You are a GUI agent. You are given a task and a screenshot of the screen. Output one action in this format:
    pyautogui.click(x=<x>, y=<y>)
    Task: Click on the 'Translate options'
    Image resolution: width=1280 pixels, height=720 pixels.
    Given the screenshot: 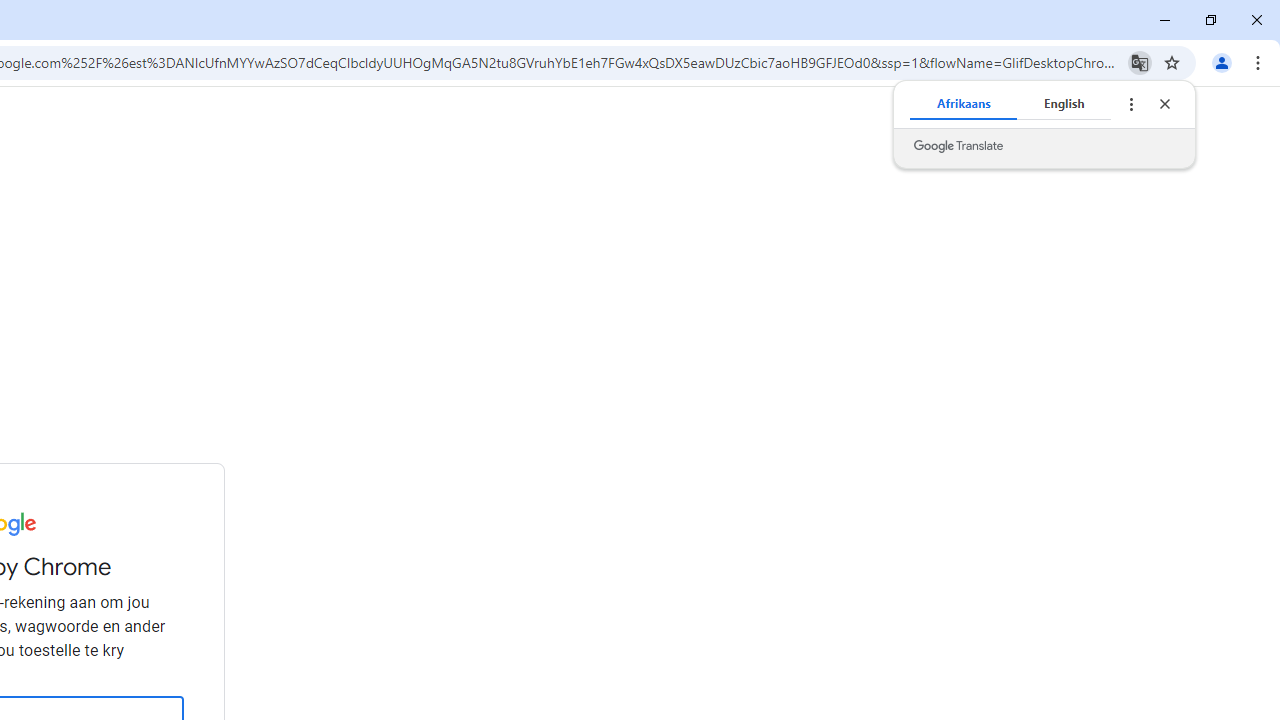 What is the action you would take?
    pyautogui.click(x=1130, y=104)
    